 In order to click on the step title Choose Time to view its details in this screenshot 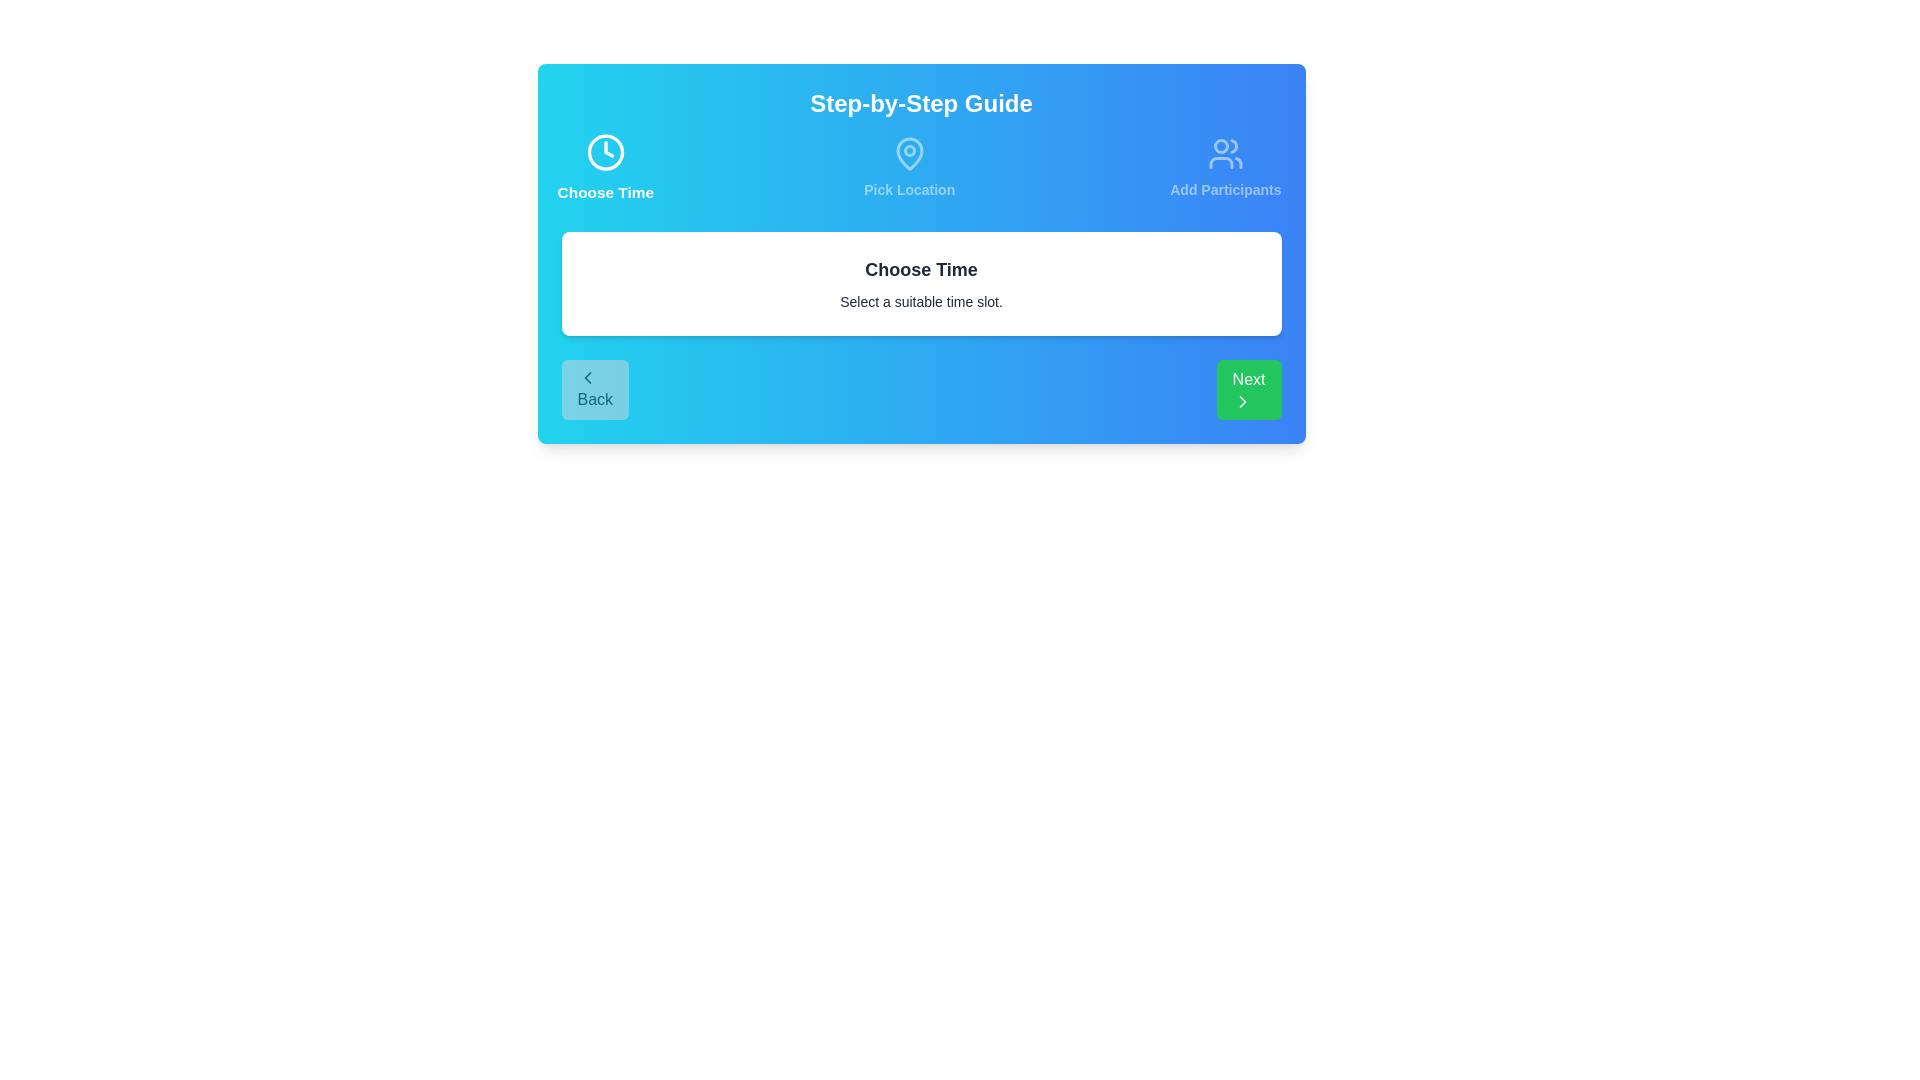, I will do `click(604, 167)`.